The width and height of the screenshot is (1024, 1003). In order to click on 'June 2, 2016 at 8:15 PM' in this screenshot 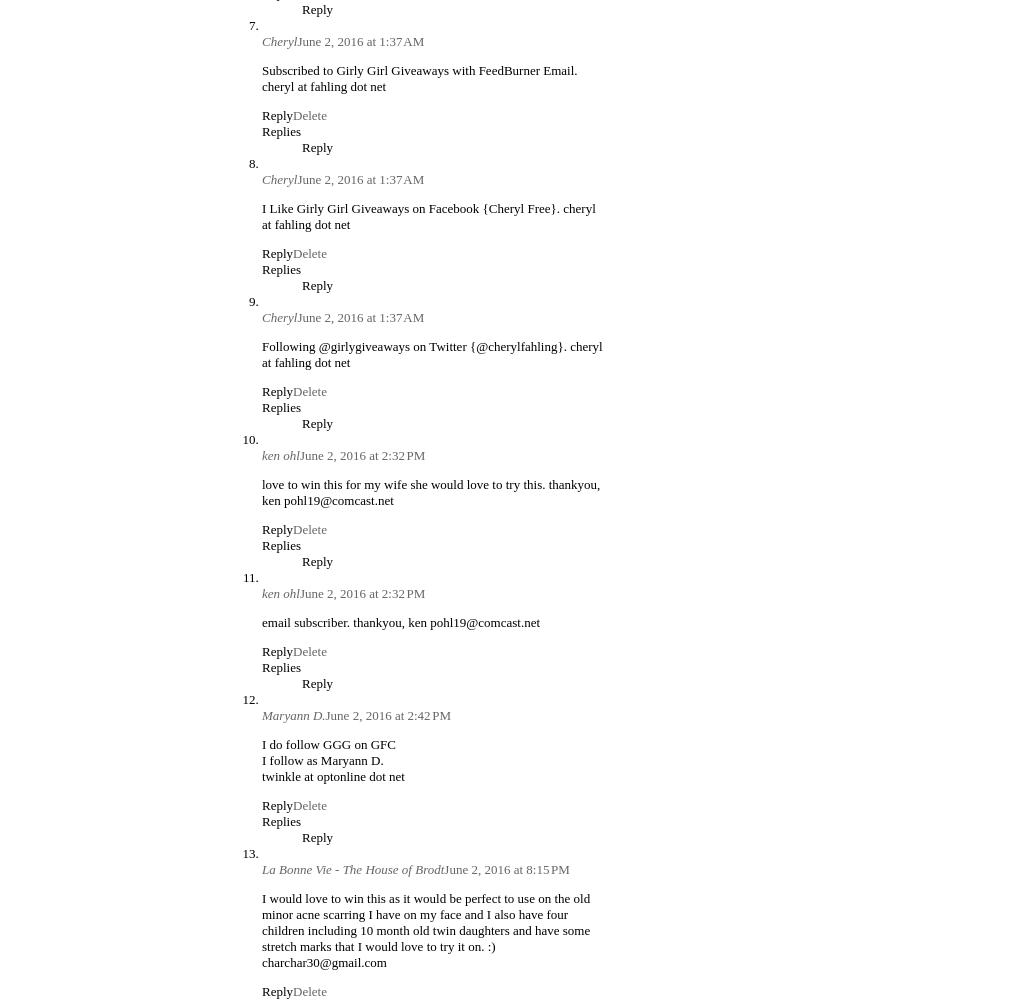, I will do `click(444, 868)`.